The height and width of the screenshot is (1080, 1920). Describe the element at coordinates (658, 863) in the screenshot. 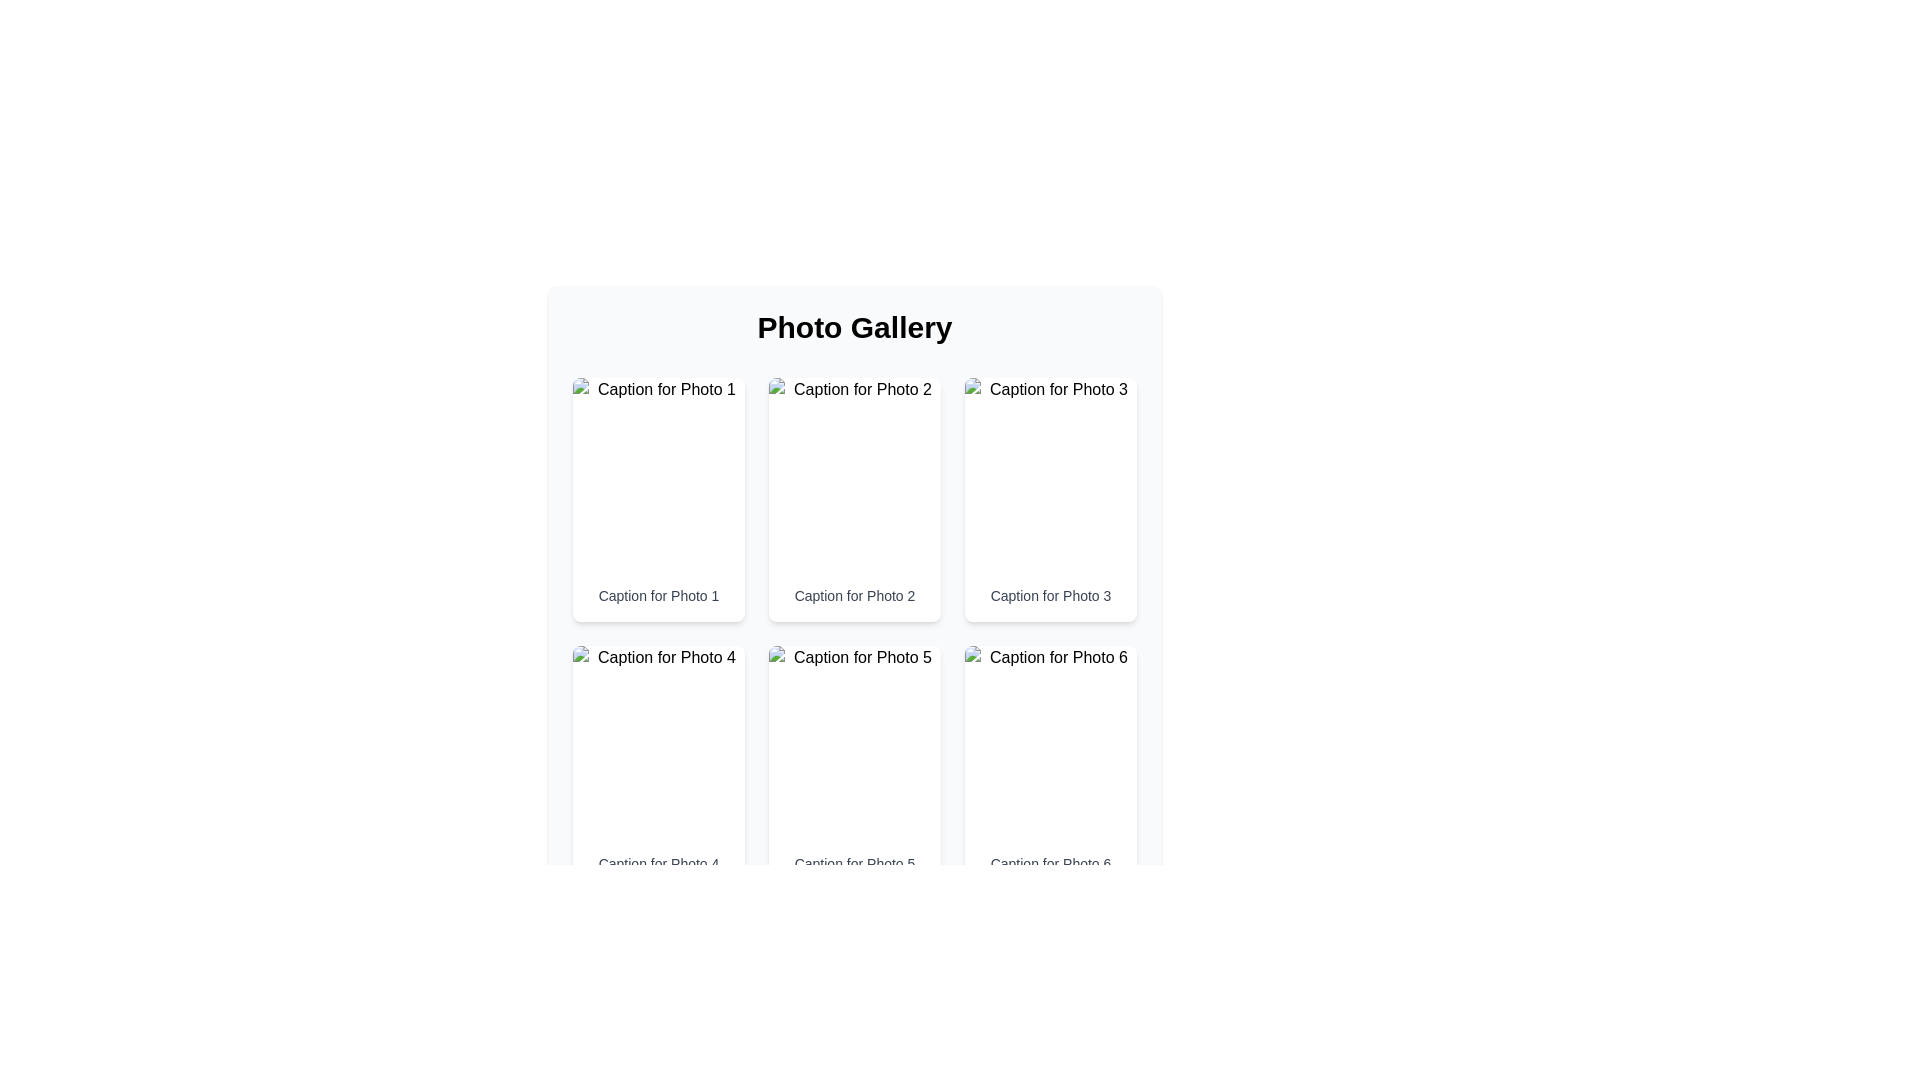

I see `text snippet labeled 'Caption for Photo 4' which is styled with a small gray font and located beneath the image placeholder for 'Photo 4' in the gallery interface` at that location.